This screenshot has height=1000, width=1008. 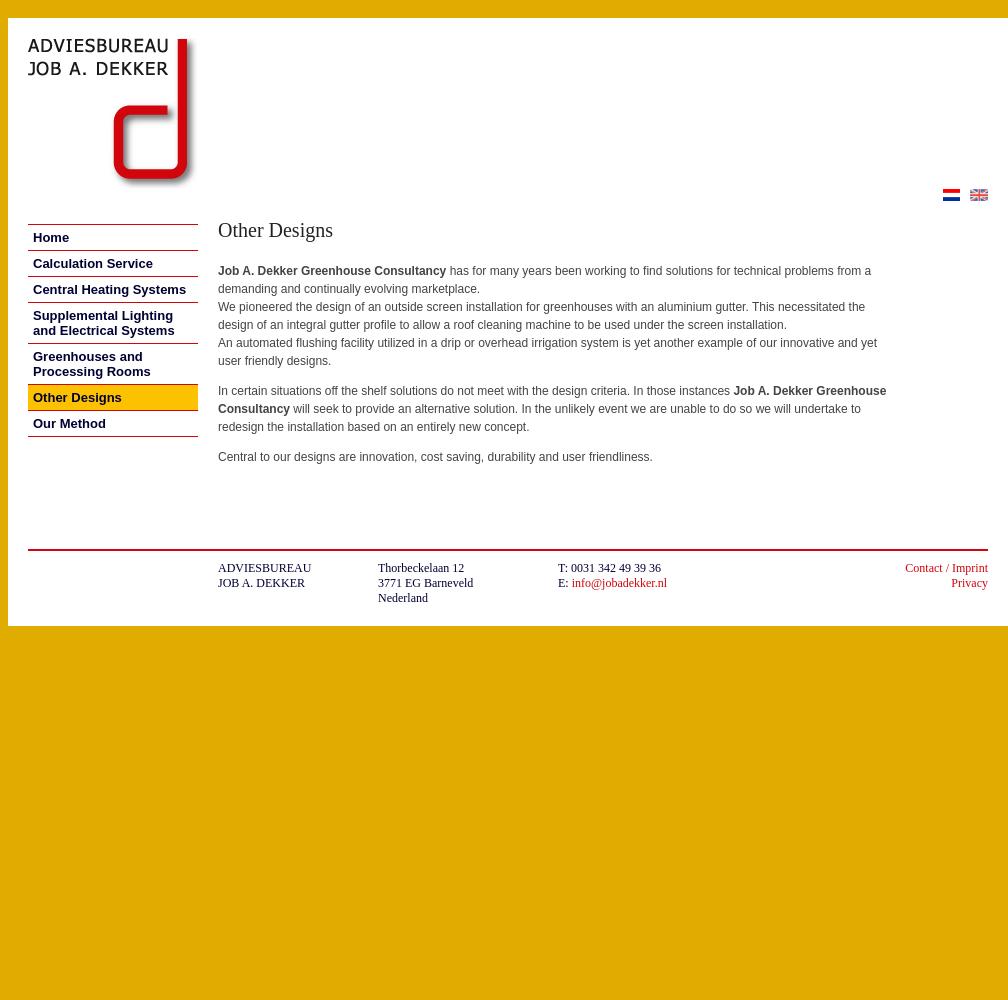 What do you see at coordinates (91, 363) in the screenshot?
I see `'Greenhouses and Processing Rooms'` at bounding box center [91, 363].